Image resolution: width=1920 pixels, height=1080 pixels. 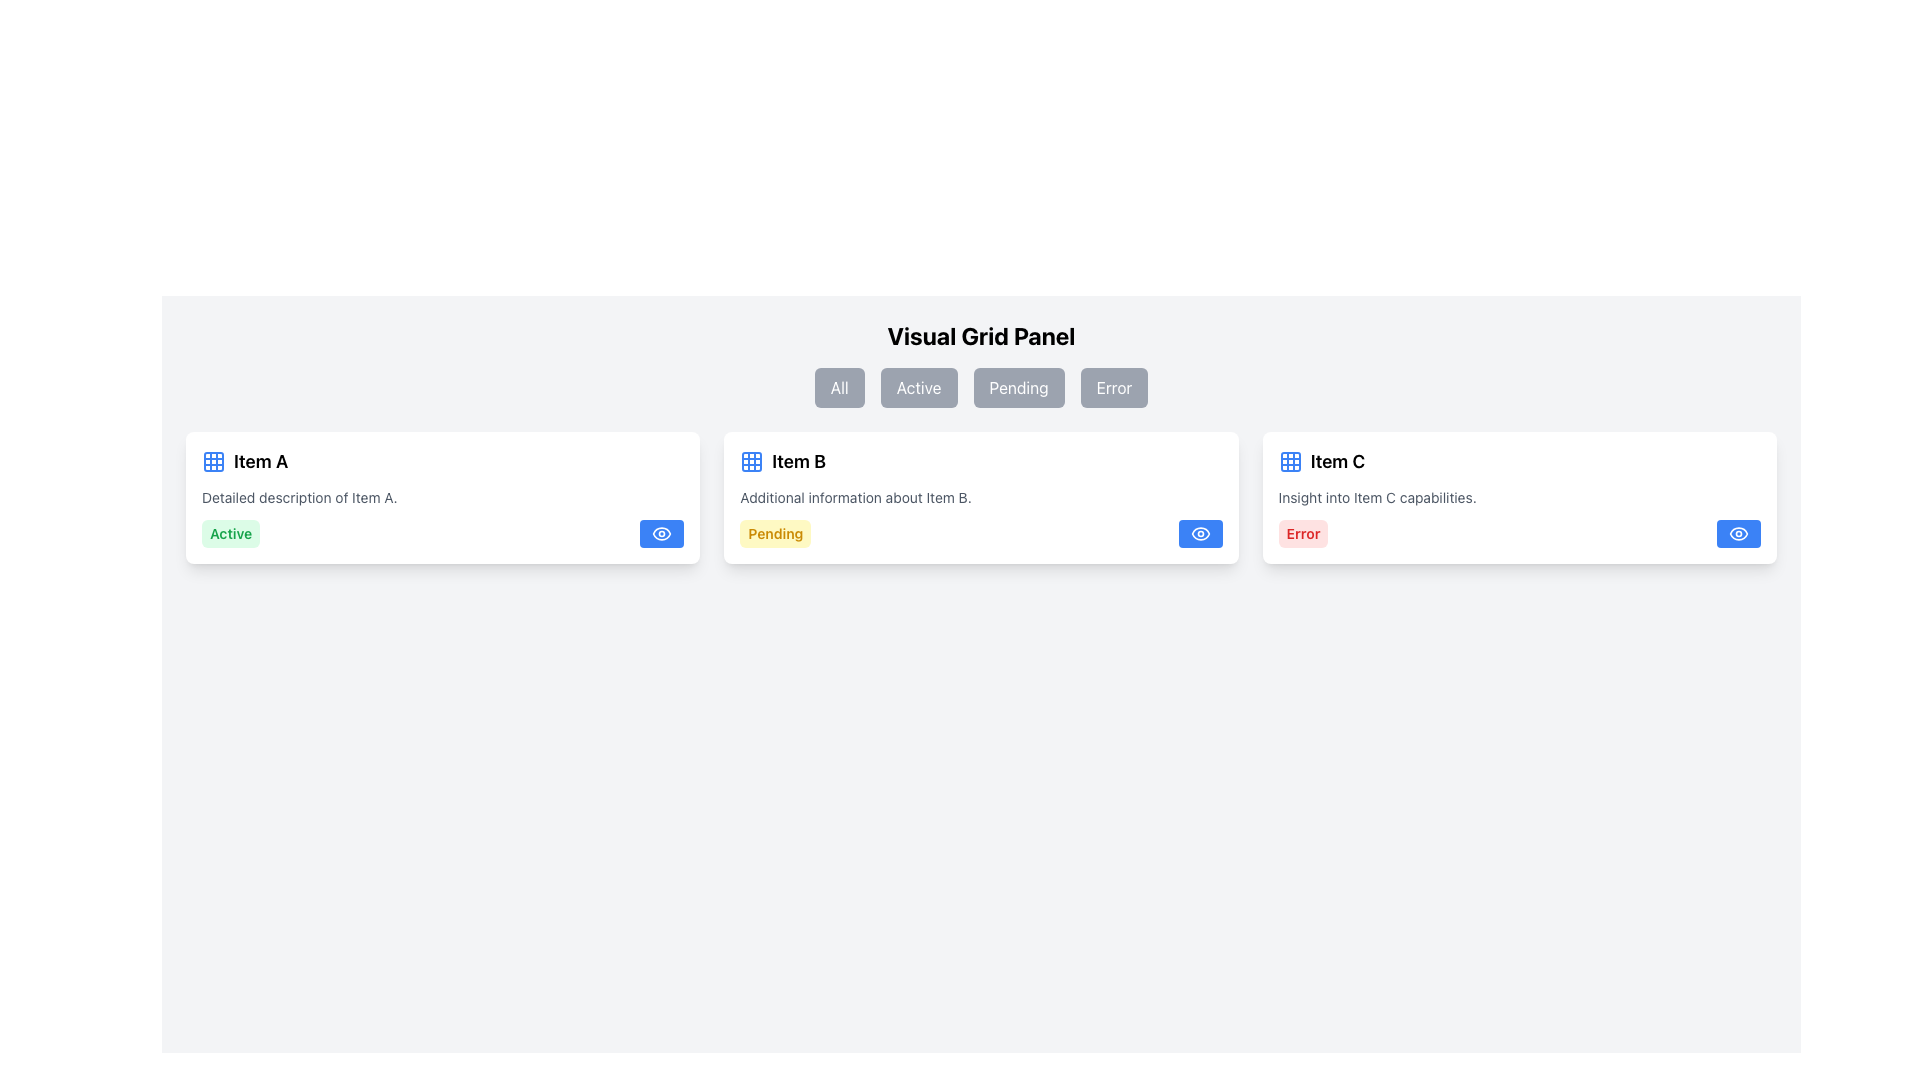 What do you see at coordinates (214, 462) in the screenshot?
I see `the icon that visually identifies the 'Item A' entry within the Visual Grid Panel, located in the card labeled 'Item A'` at bounding box center [214, 462].